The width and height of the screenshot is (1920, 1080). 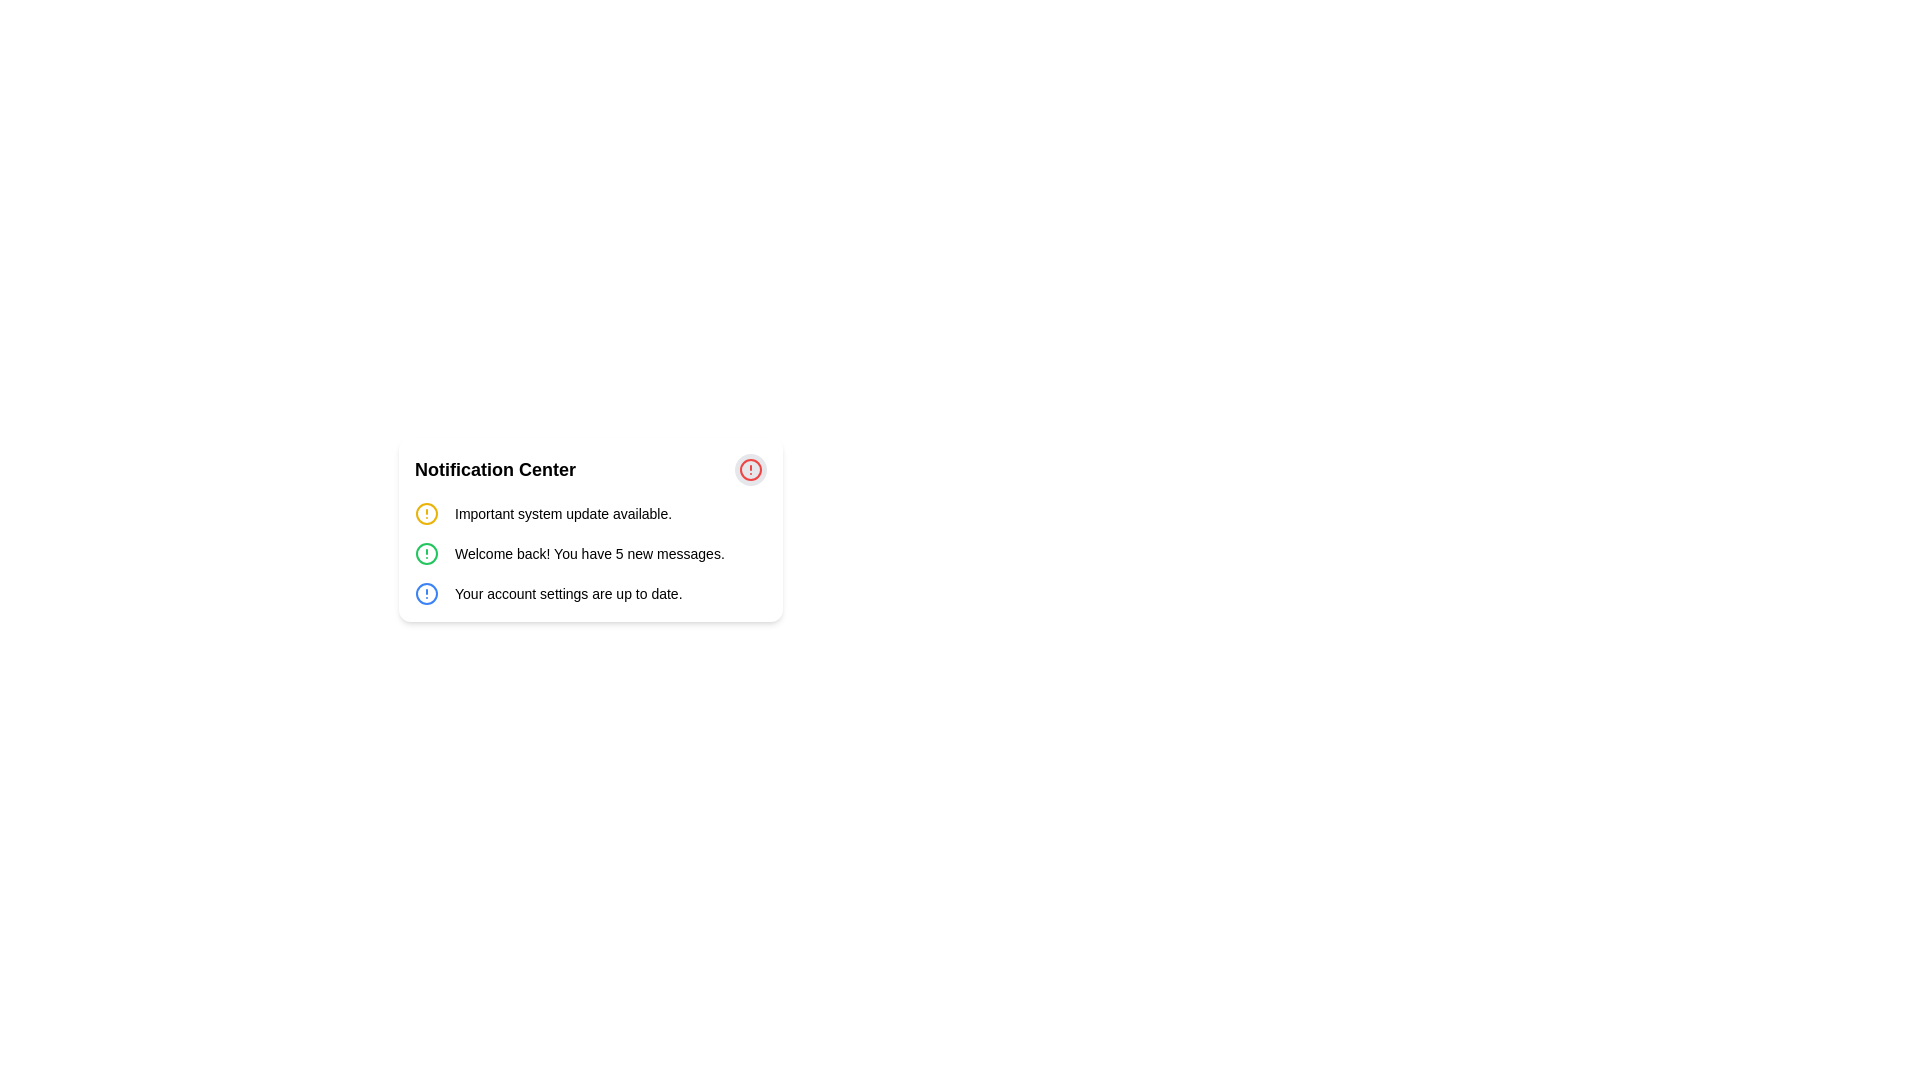 I want to click on the 'Welcome back! You have 5 new messages.' text notification, so click(x=589, y=554).